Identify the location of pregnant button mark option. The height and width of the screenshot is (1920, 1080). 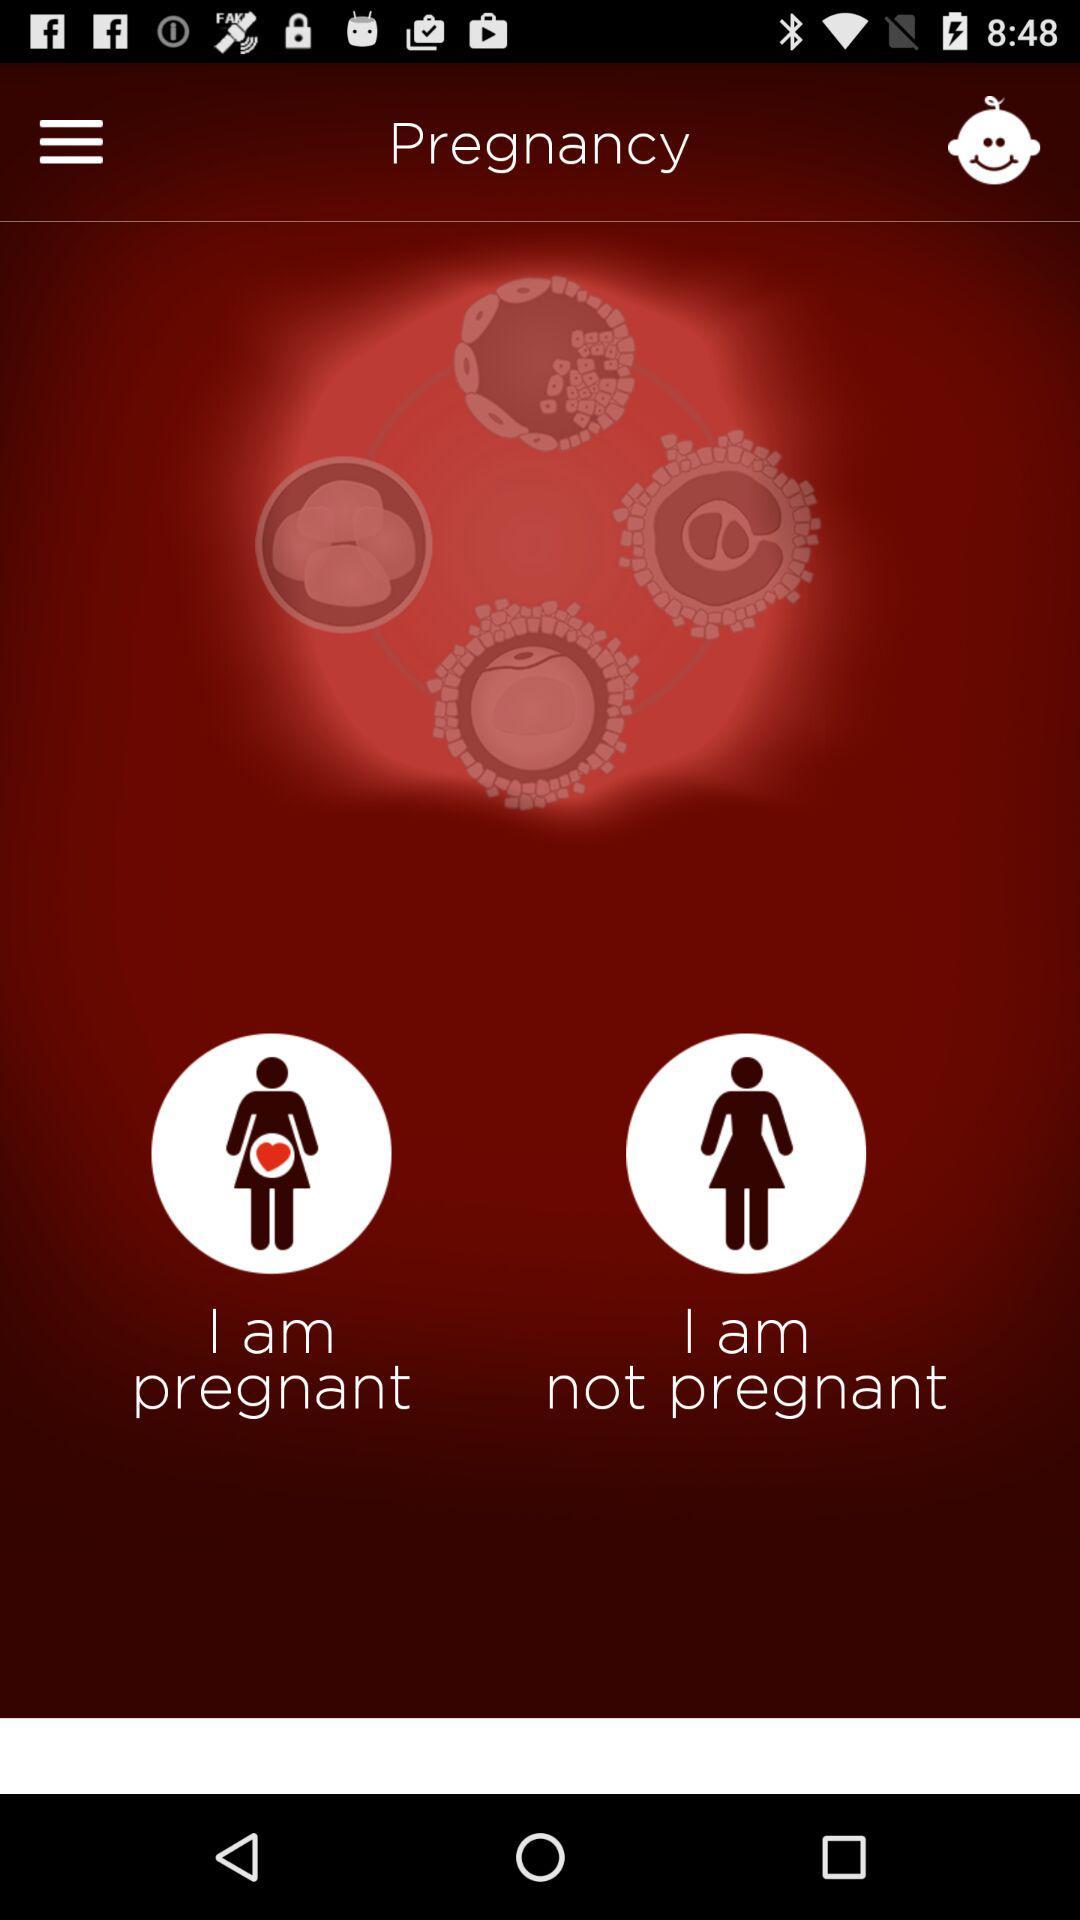
(271, 1154).